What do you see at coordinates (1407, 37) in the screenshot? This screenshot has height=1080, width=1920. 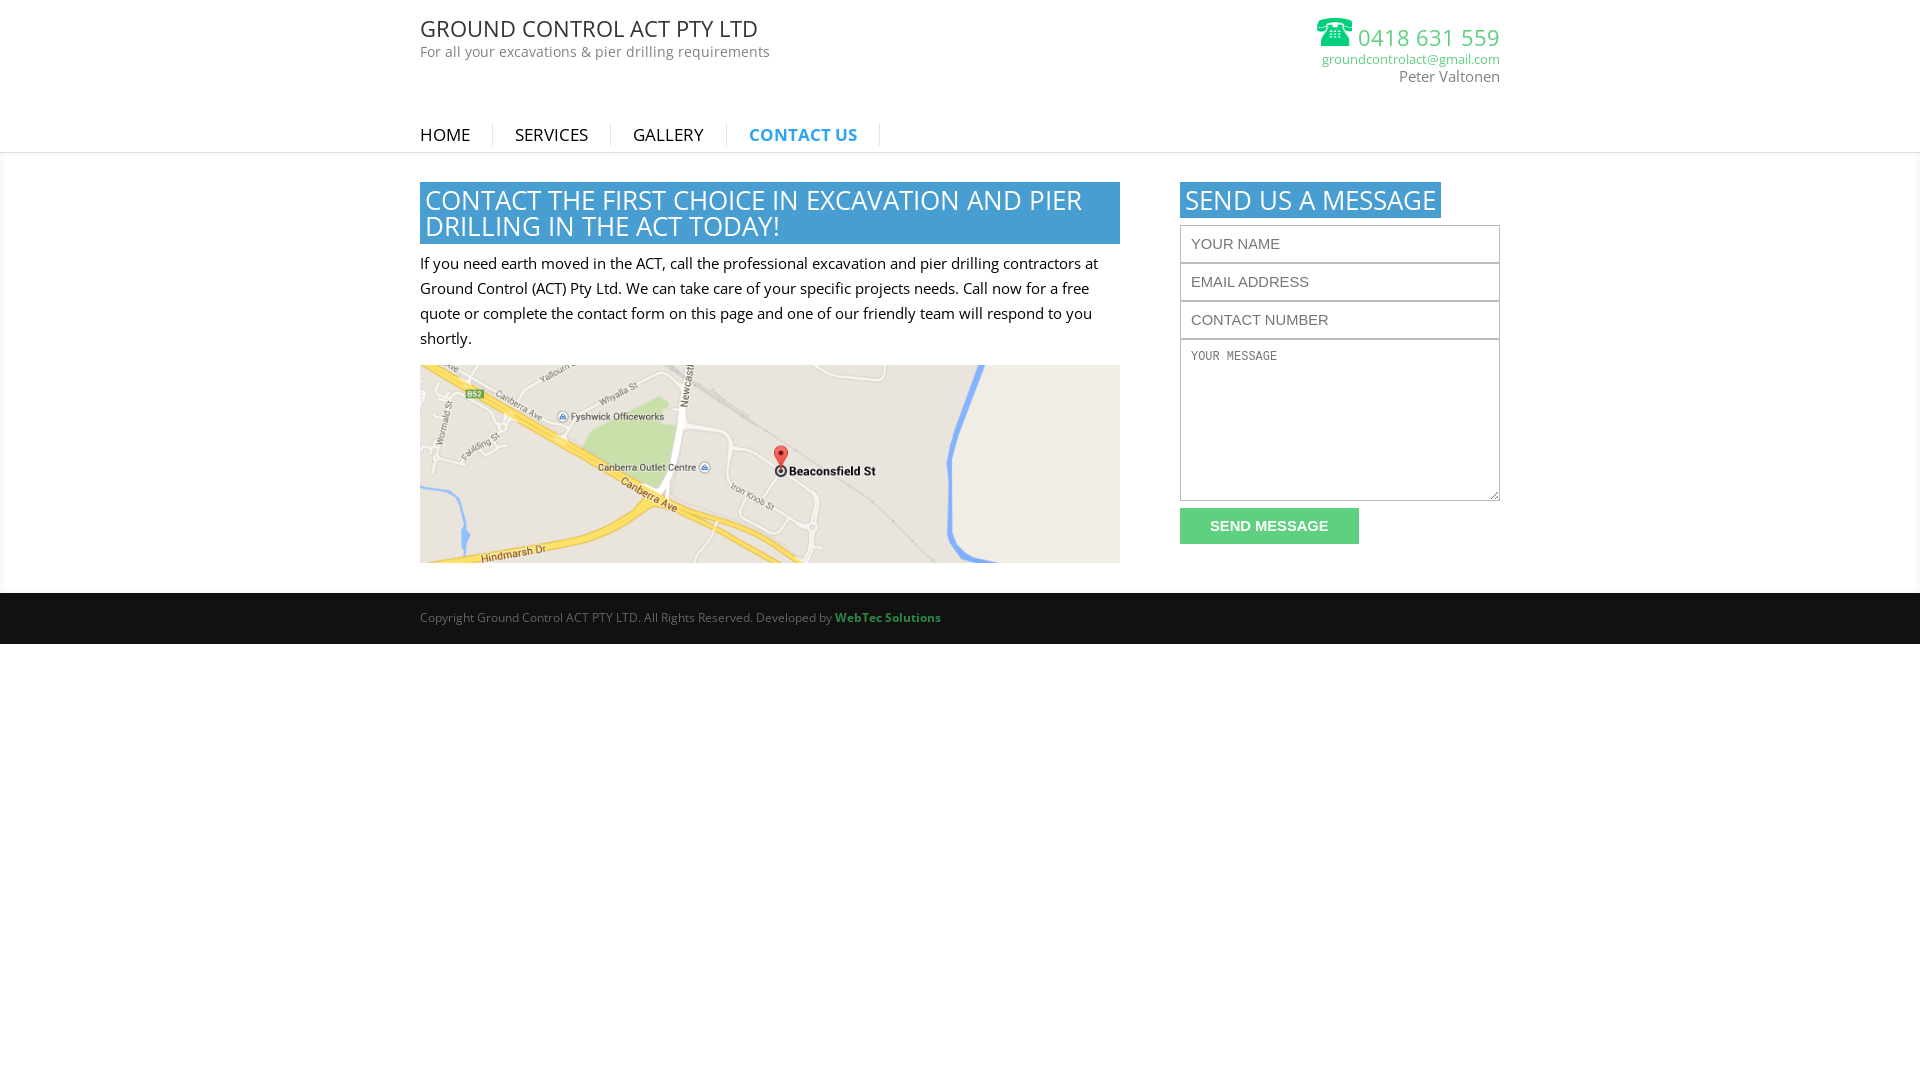 I see `'0418 631 559'` at bounding box center [1407, 37].